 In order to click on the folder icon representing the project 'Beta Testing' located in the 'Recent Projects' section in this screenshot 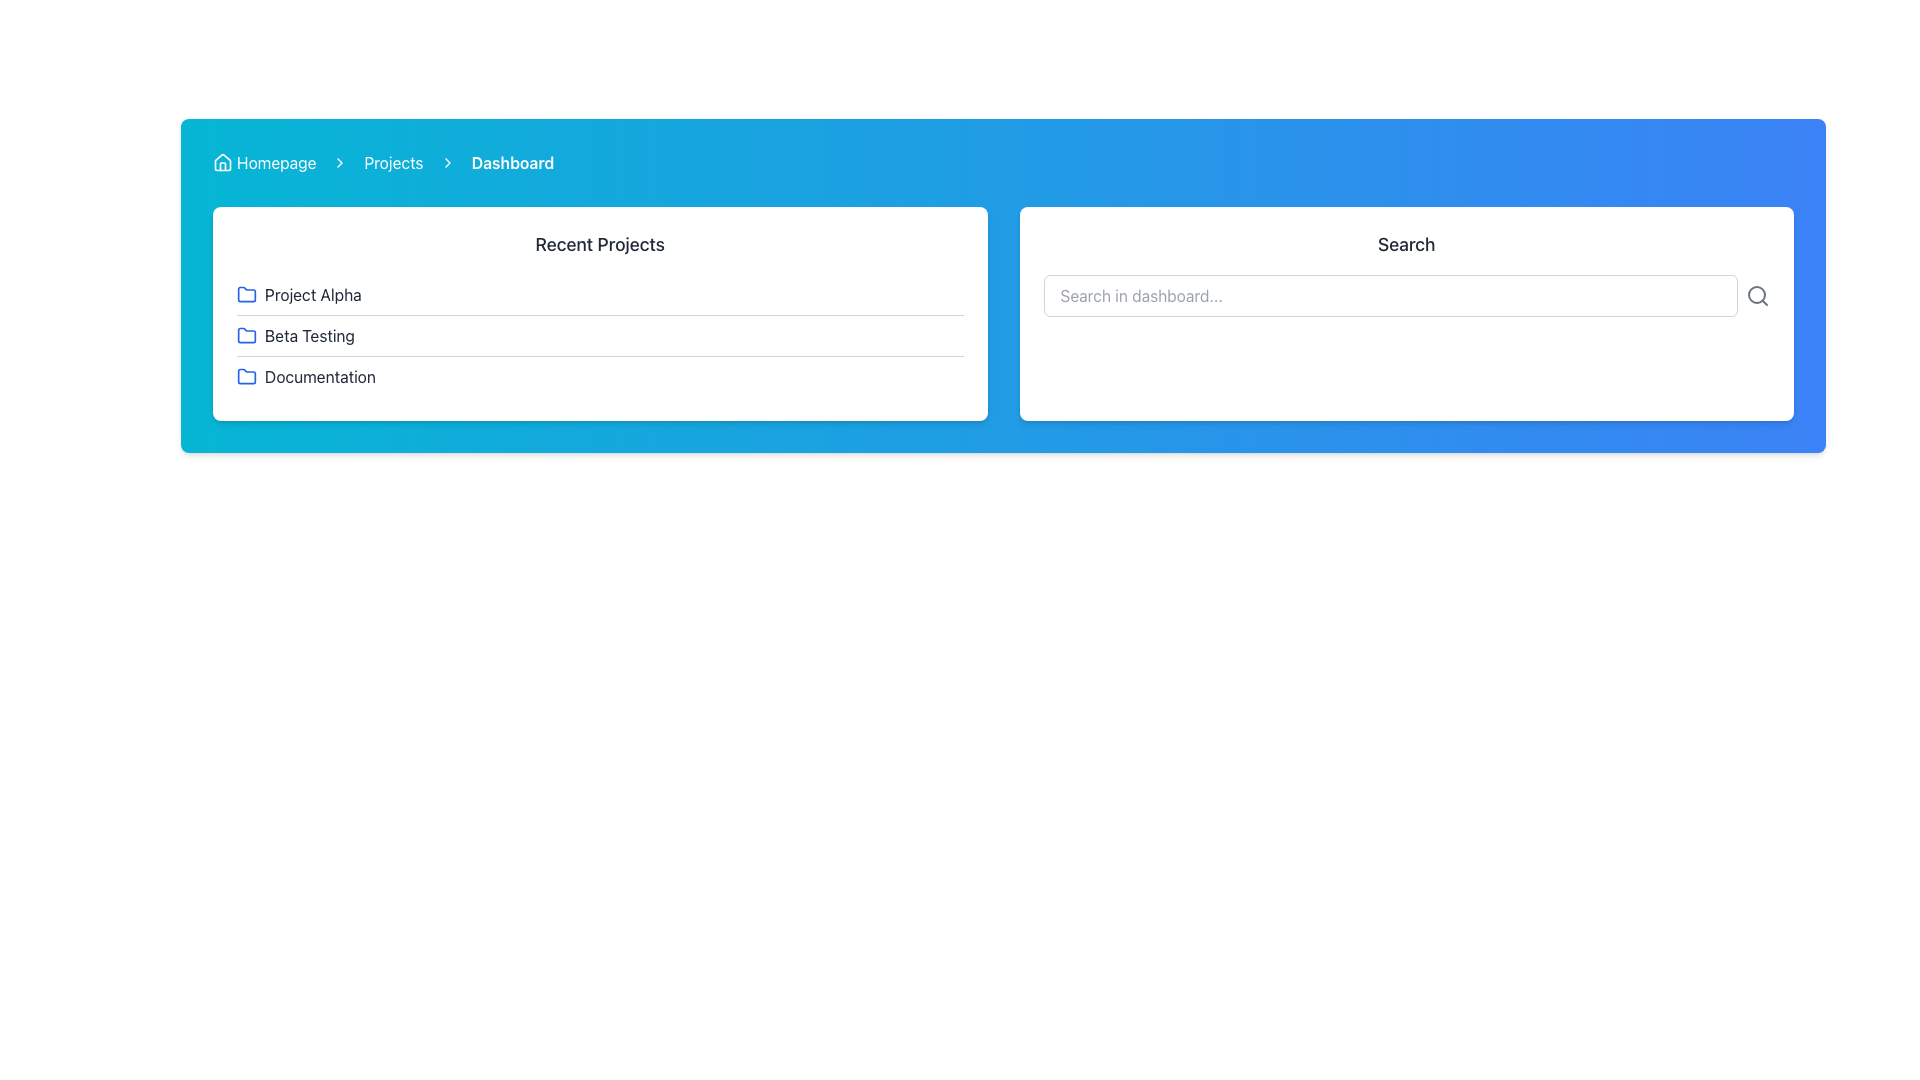, I will do `click(245, 334)`.